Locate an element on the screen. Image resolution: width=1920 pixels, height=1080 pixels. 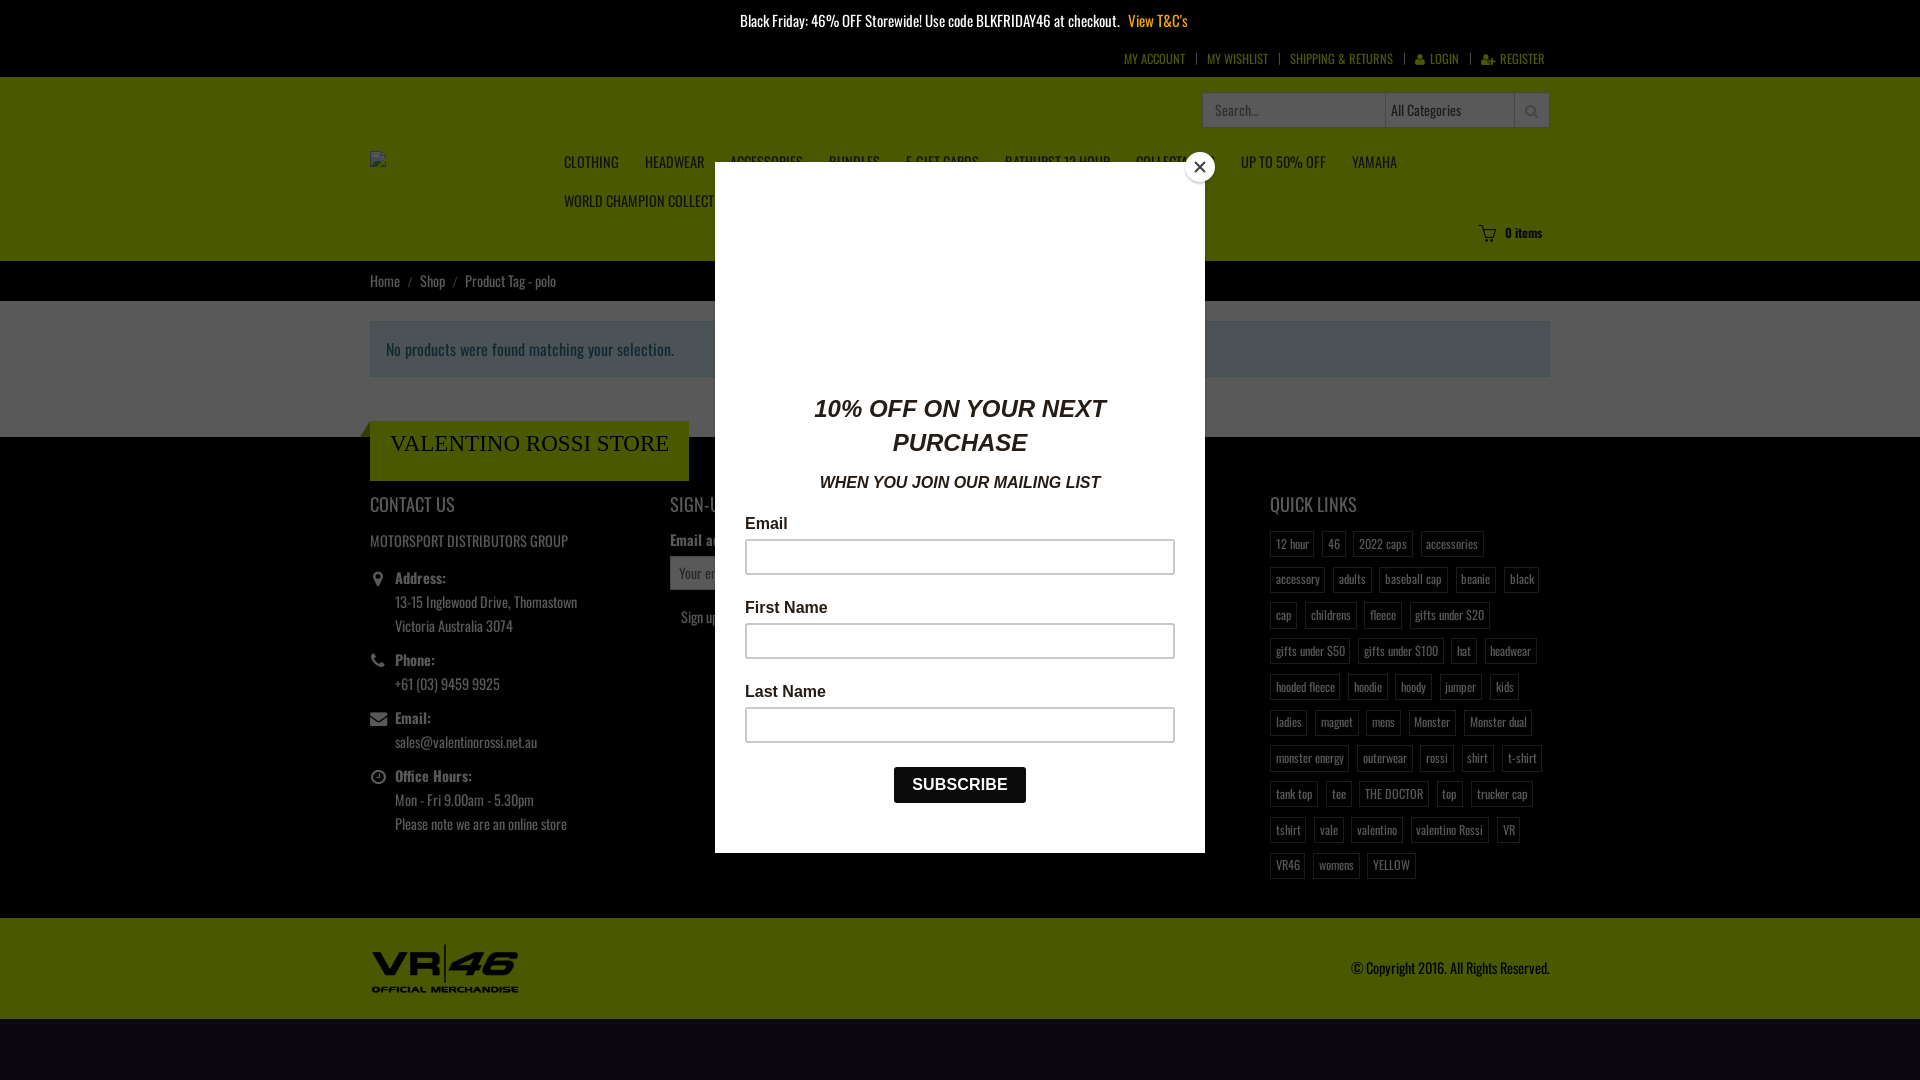
'hoodie' is located at coordinates (1366, 685).